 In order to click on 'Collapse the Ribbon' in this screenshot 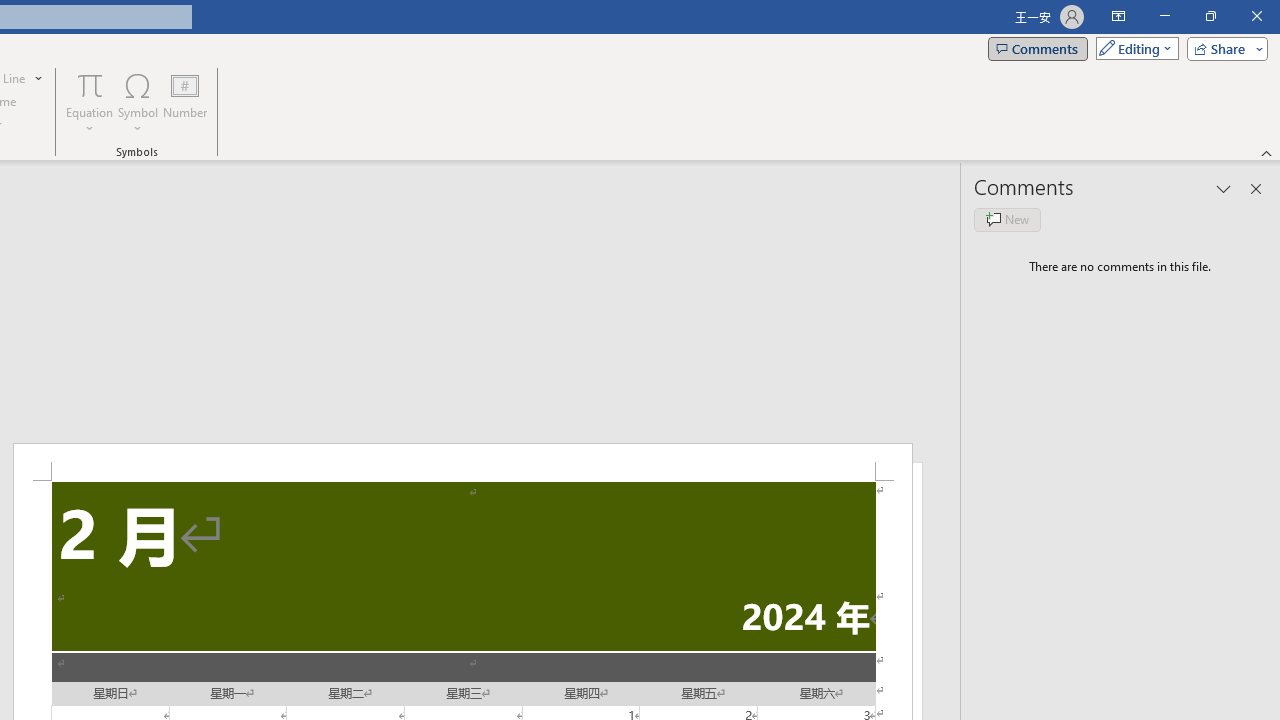, I will do `click(1266, 152)`.